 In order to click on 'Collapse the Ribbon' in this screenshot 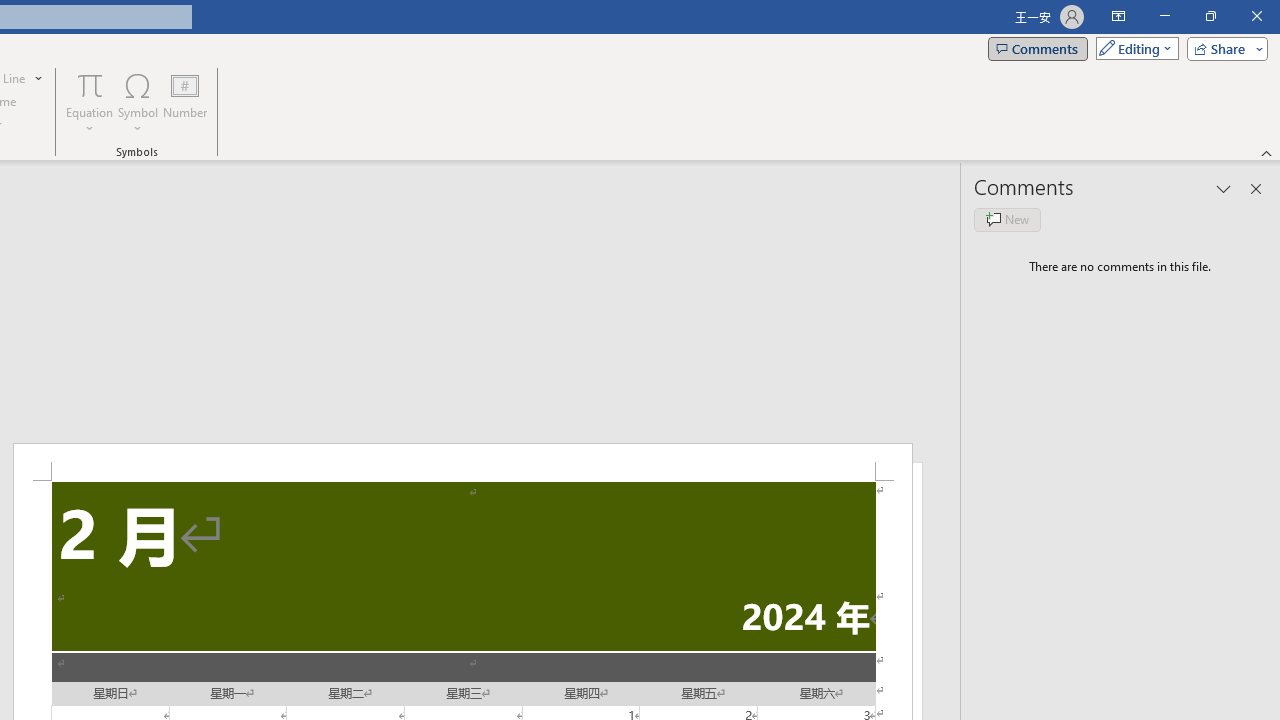, I will do `click(1266, 152)`.